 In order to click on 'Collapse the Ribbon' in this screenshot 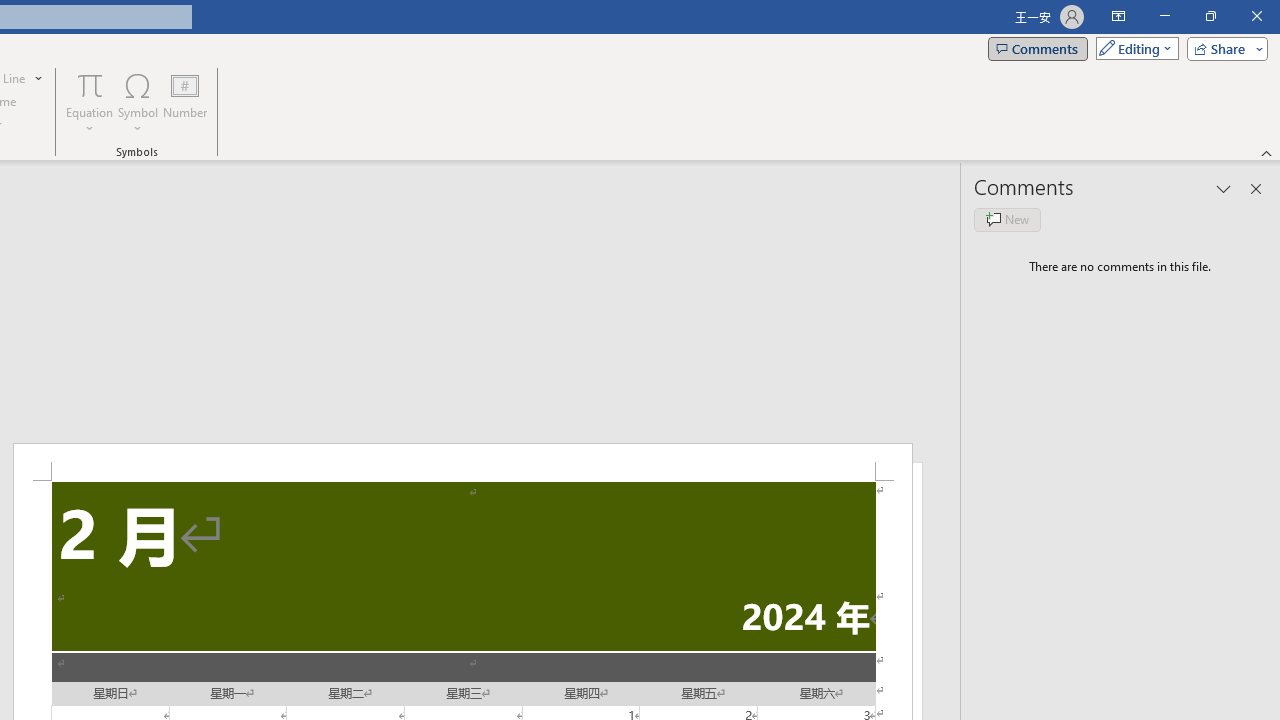, I will do `click(1266, 152)`.